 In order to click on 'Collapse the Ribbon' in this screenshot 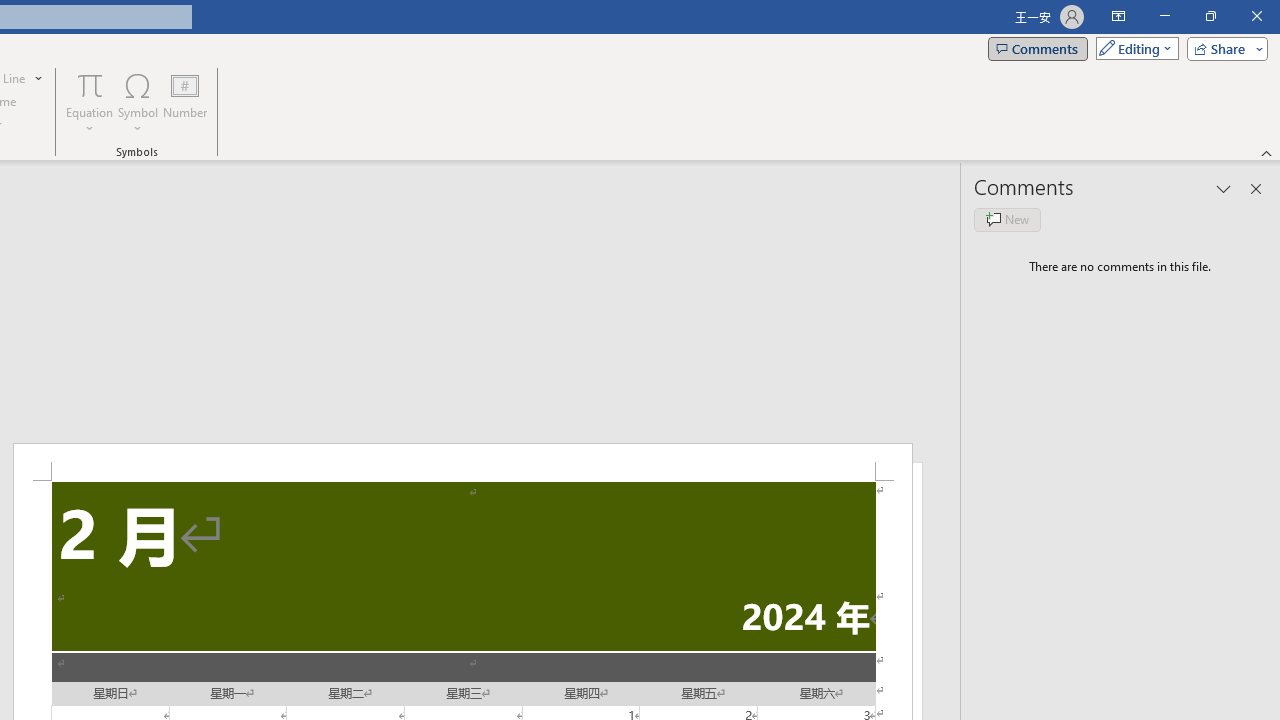, I will do `click(1266, 152)`.